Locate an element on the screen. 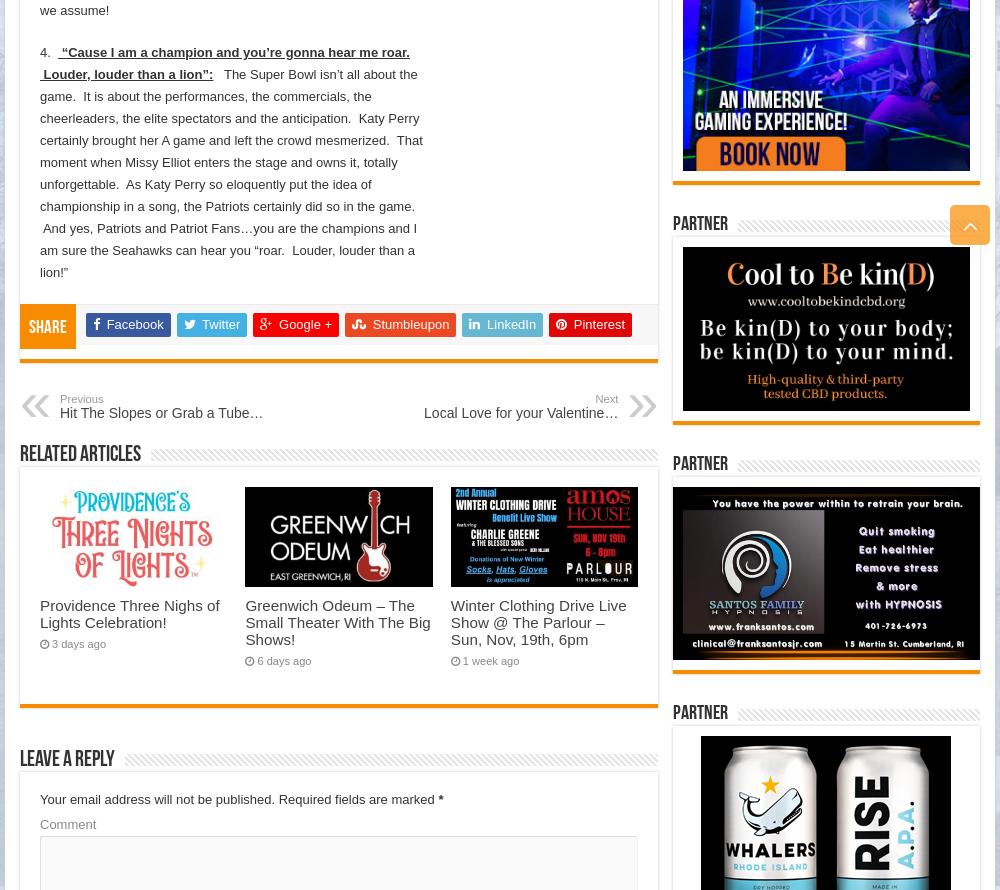 Image resolution: width=1000 pixels, height=890 pixels. '3 days ago' is located at coordinates (78, 643).